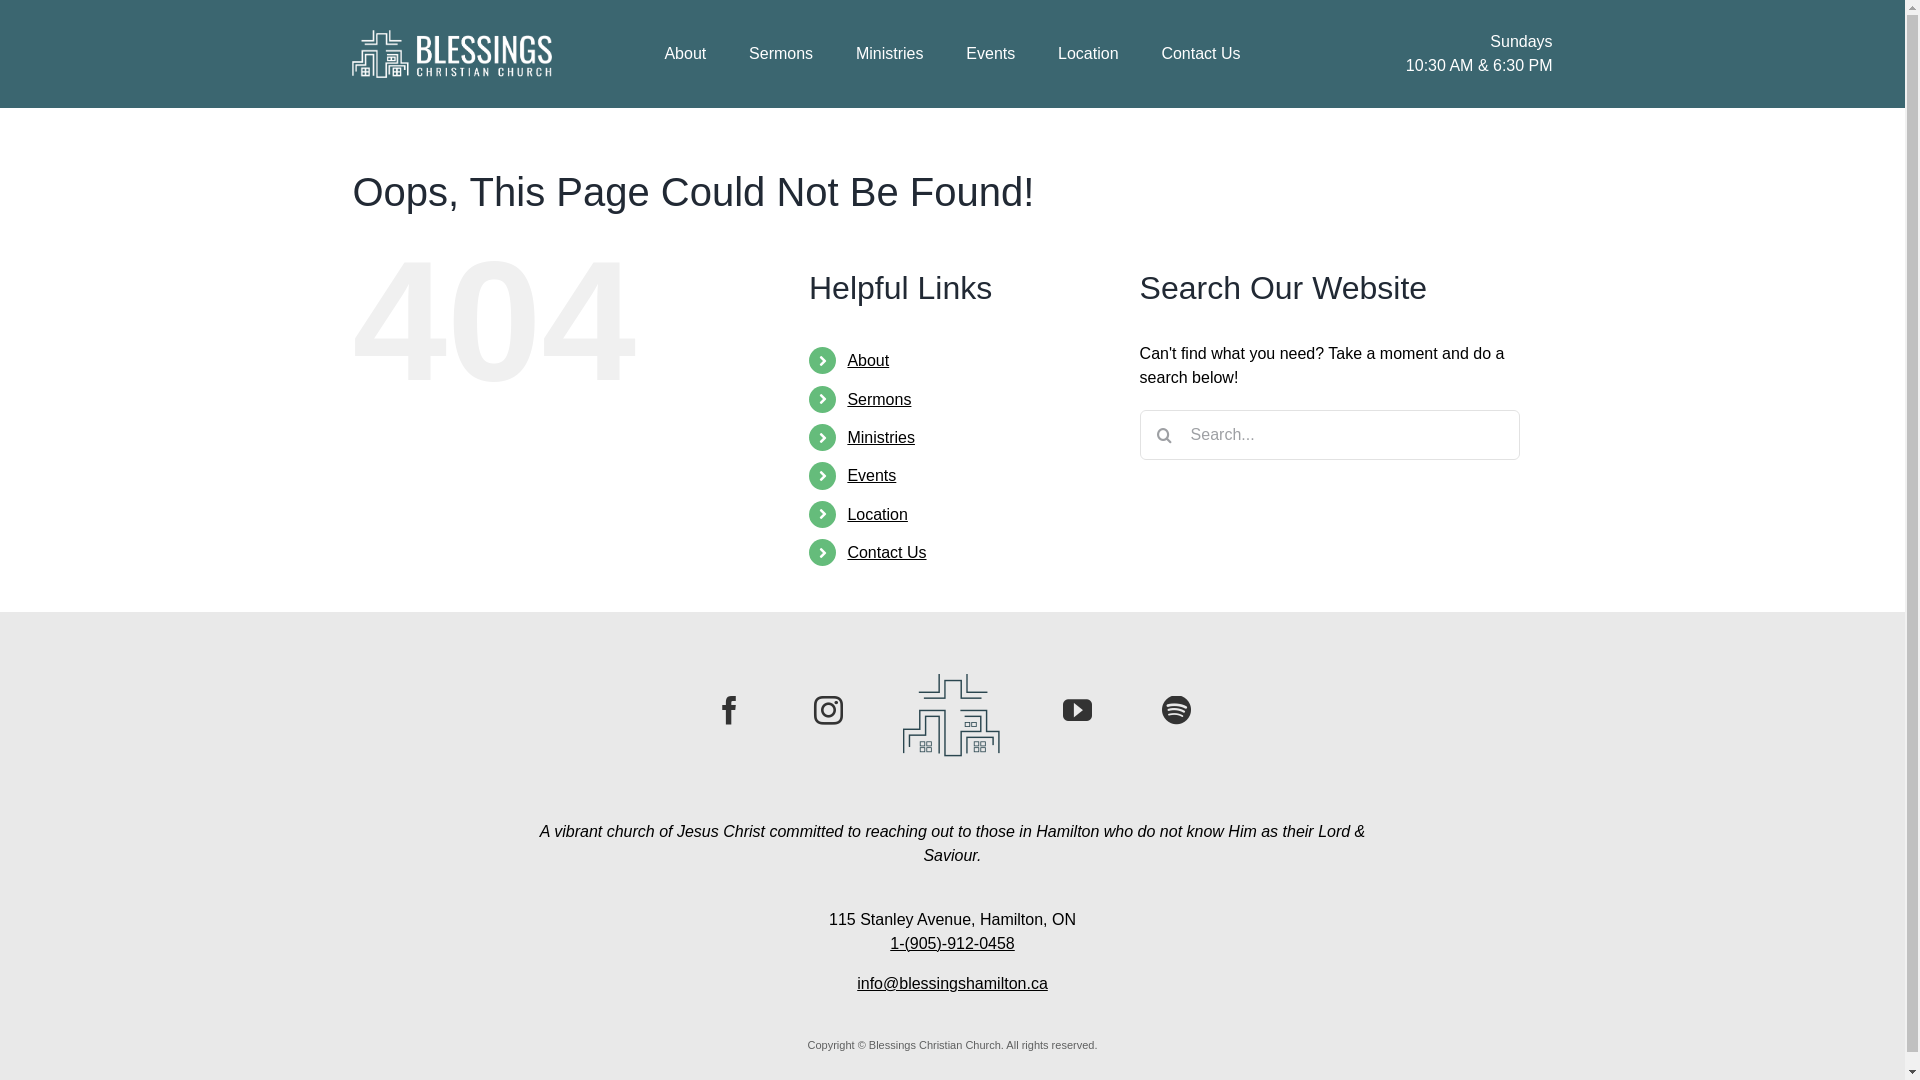  I want to click on 'Ministries', so click(880, 436).